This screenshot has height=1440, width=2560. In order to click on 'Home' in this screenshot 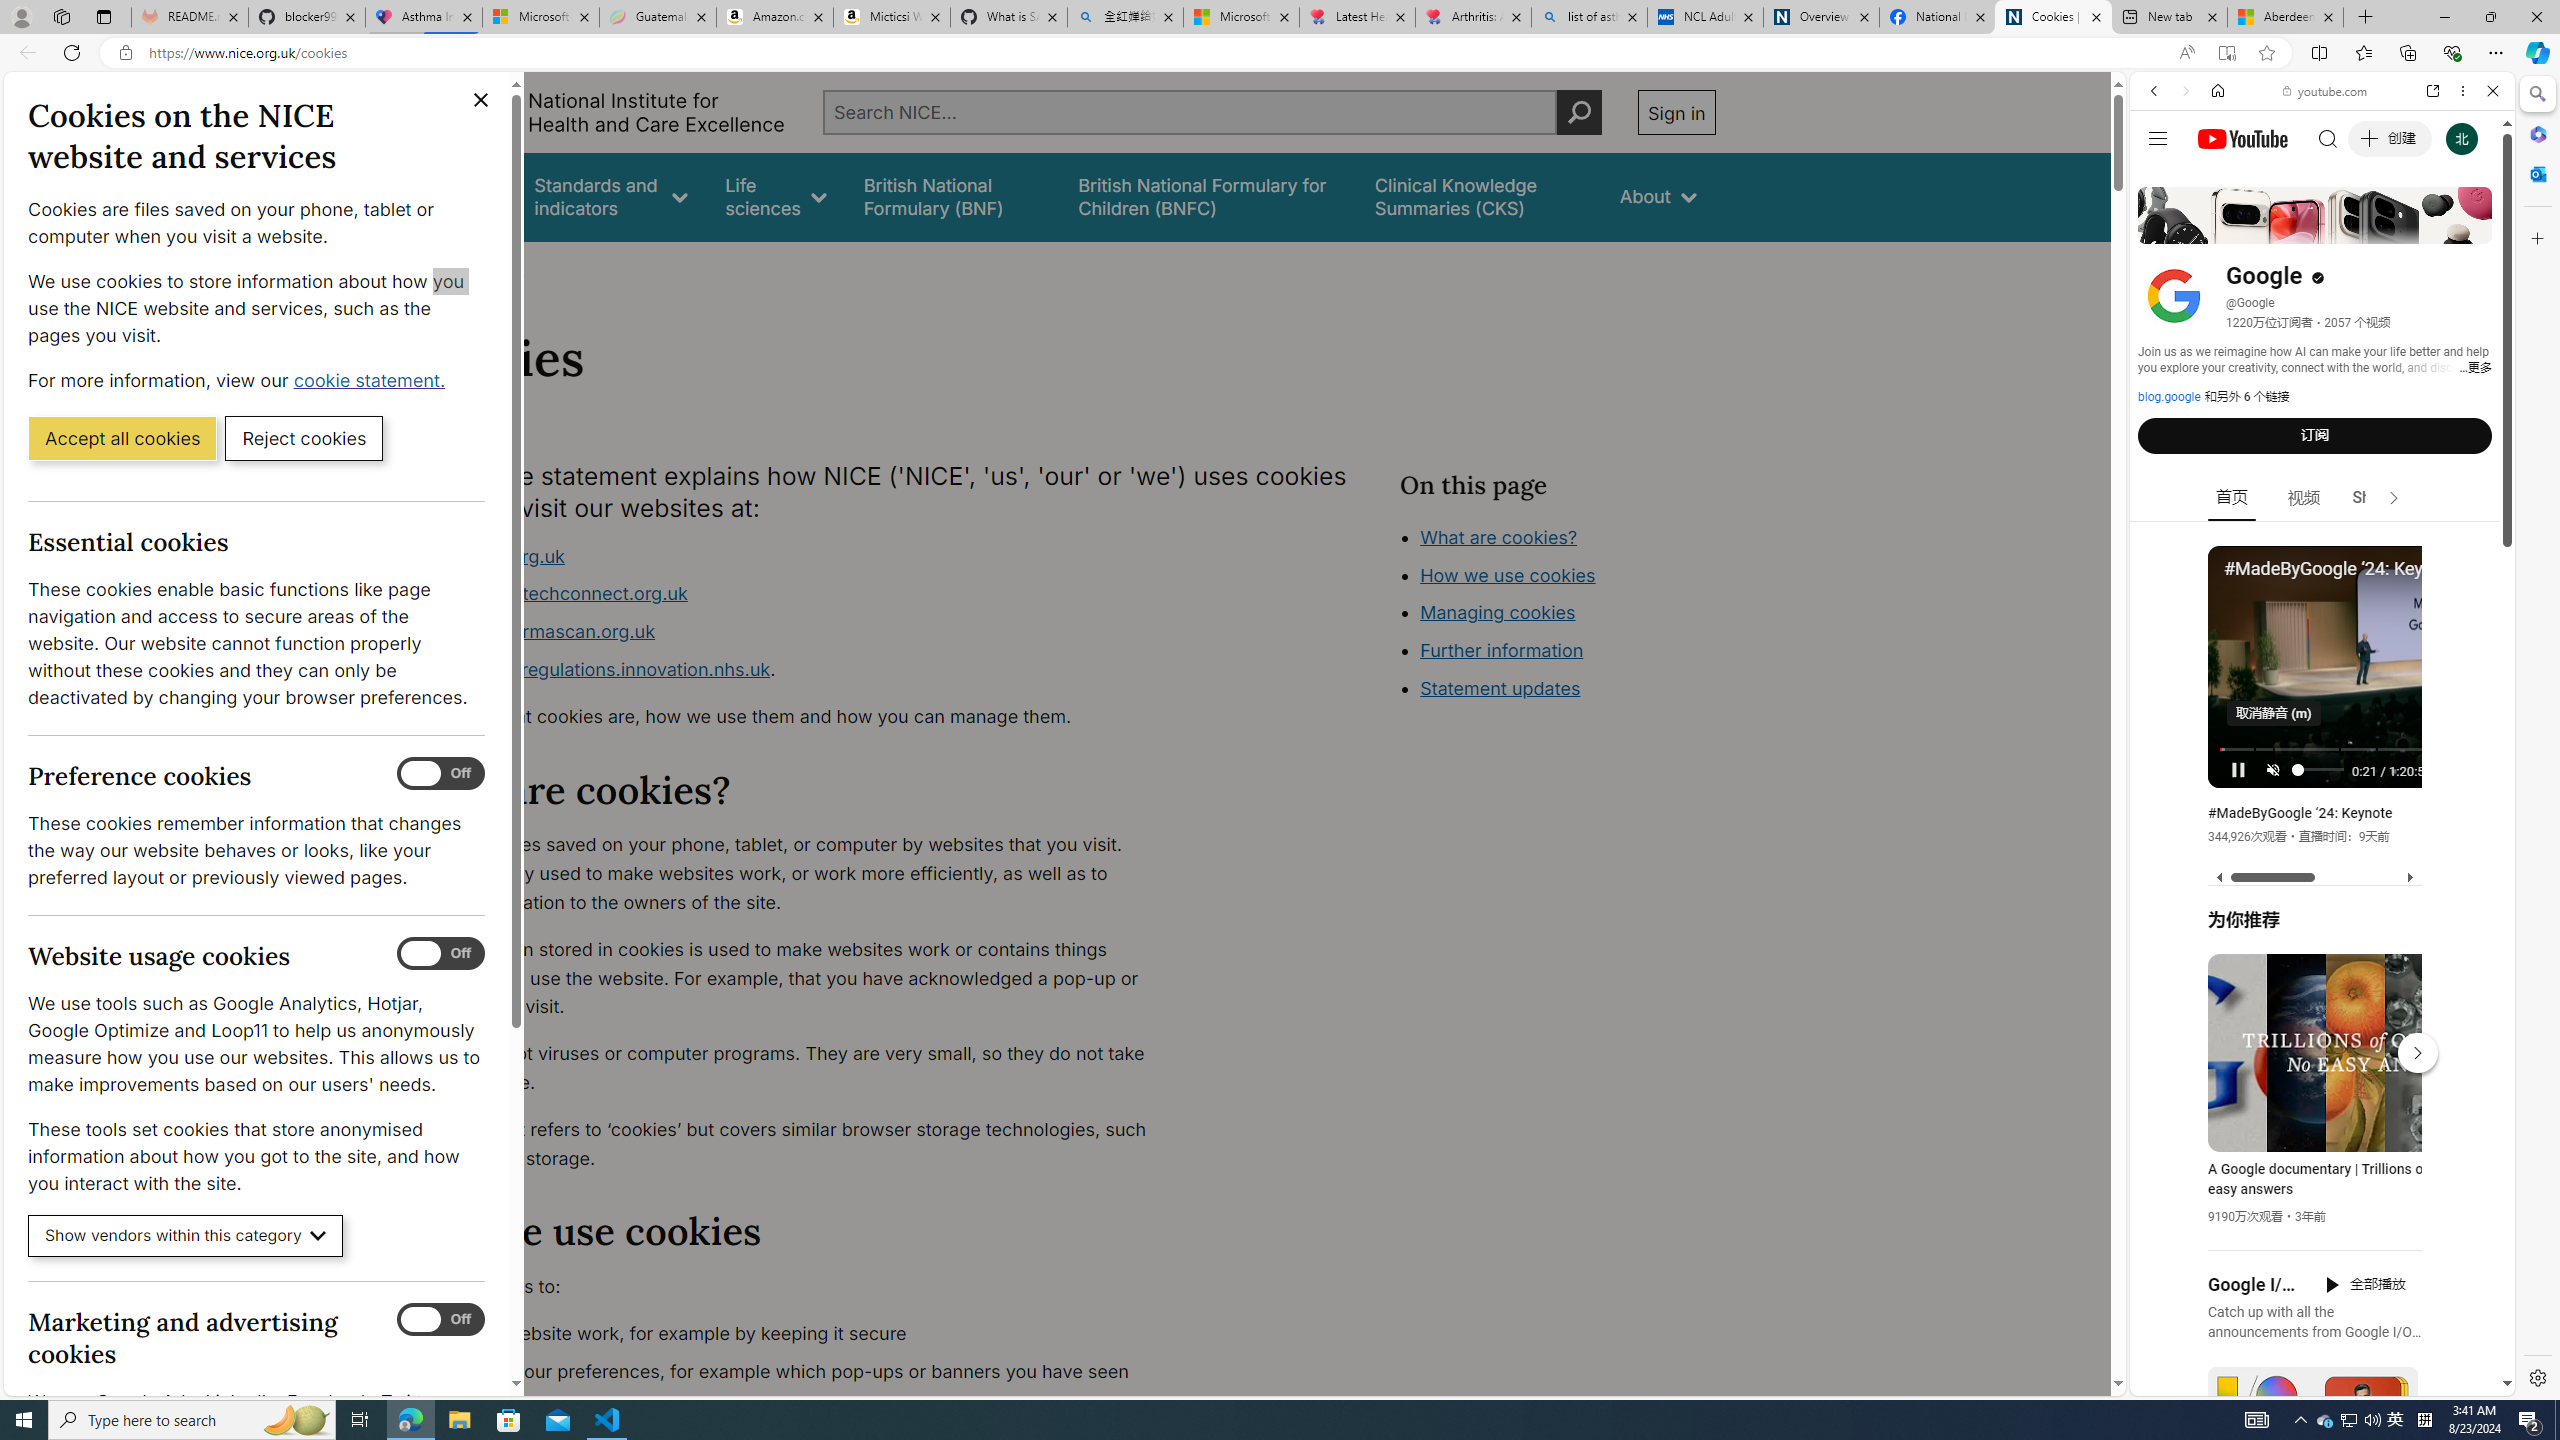, I will do `click(2217, 89)`.